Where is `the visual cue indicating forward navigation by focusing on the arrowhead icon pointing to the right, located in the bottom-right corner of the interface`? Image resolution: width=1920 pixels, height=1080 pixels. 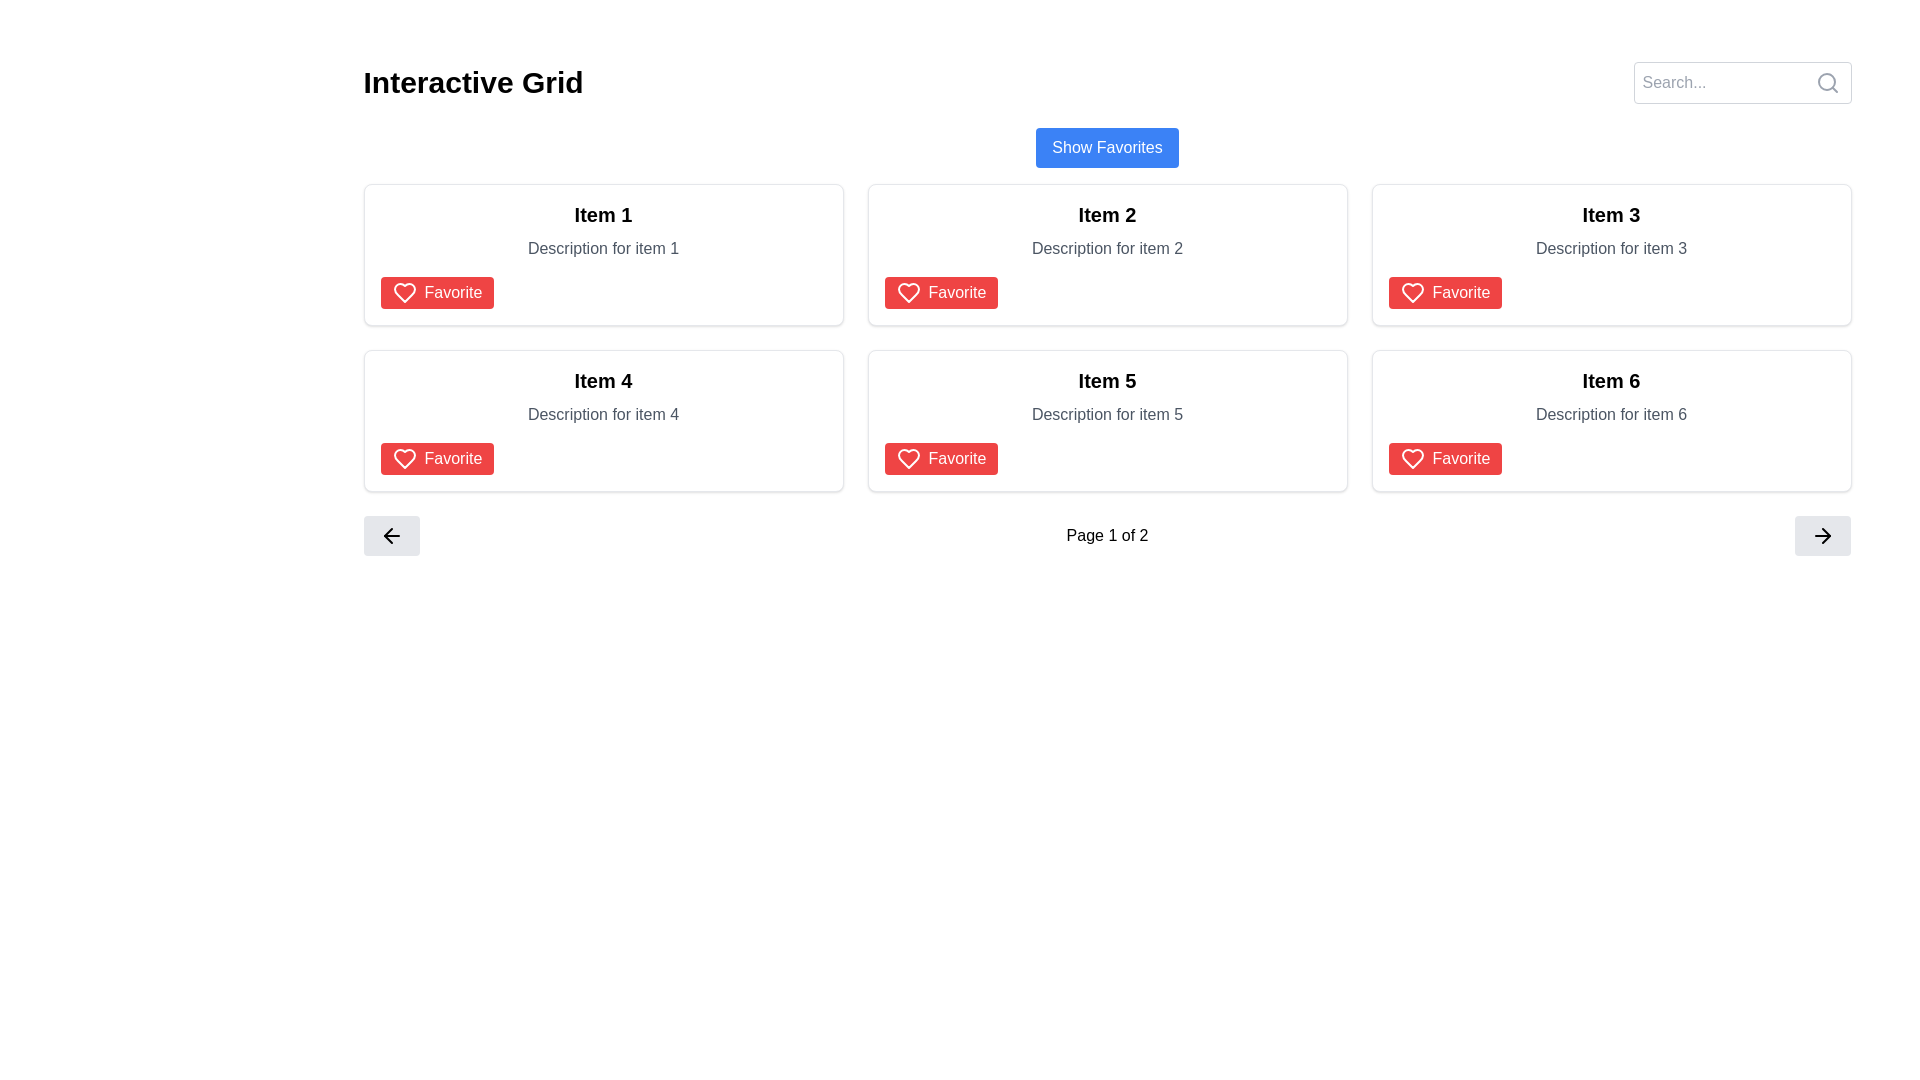 the visual cue indicating forward navigation by focusing on the arrowhead icon pointing to the right, located in the bottom-right corner of the interface is located at coordinates (1827, 535).